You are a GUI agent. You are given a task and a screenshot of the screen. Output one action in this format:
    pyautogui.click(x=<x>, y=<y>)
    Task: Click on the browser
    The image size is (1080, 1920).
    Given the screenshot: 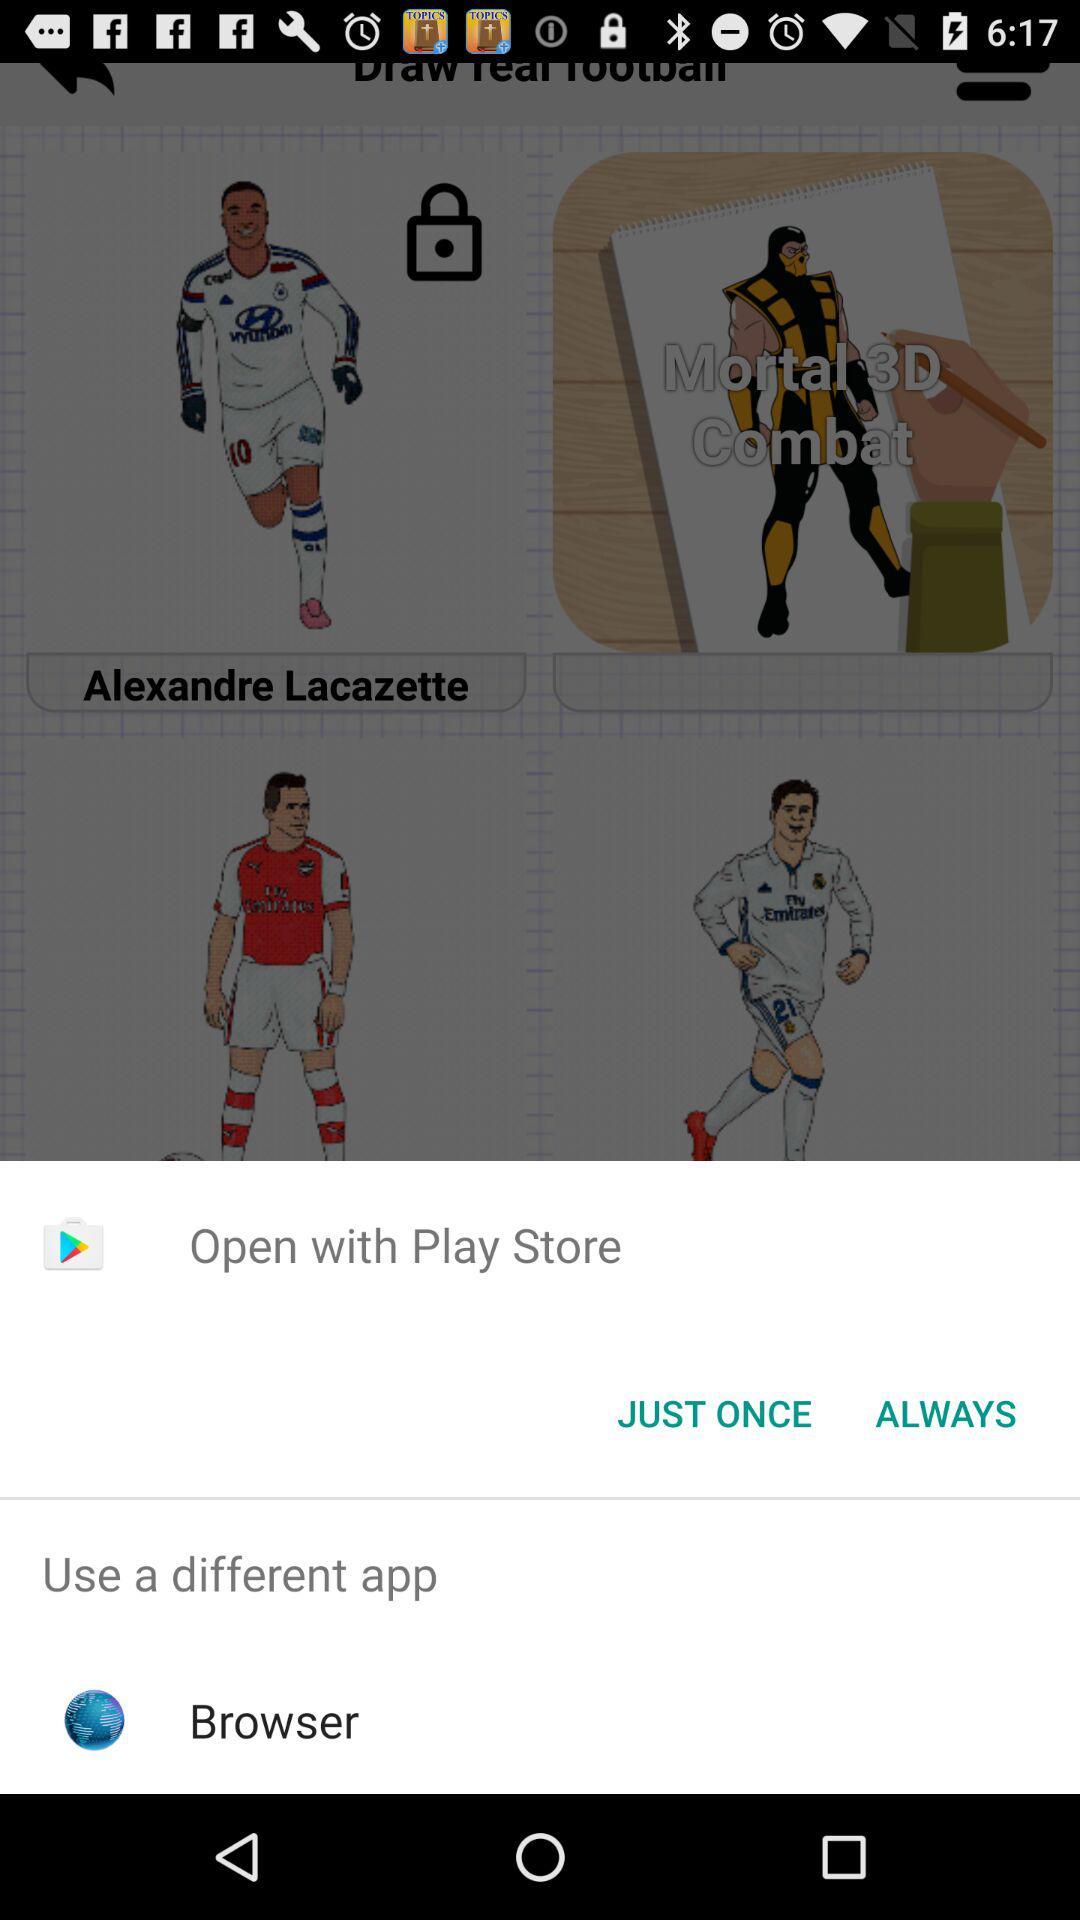 What is the action you would take?
    pyautogui.click(x=274, y=1719)
    